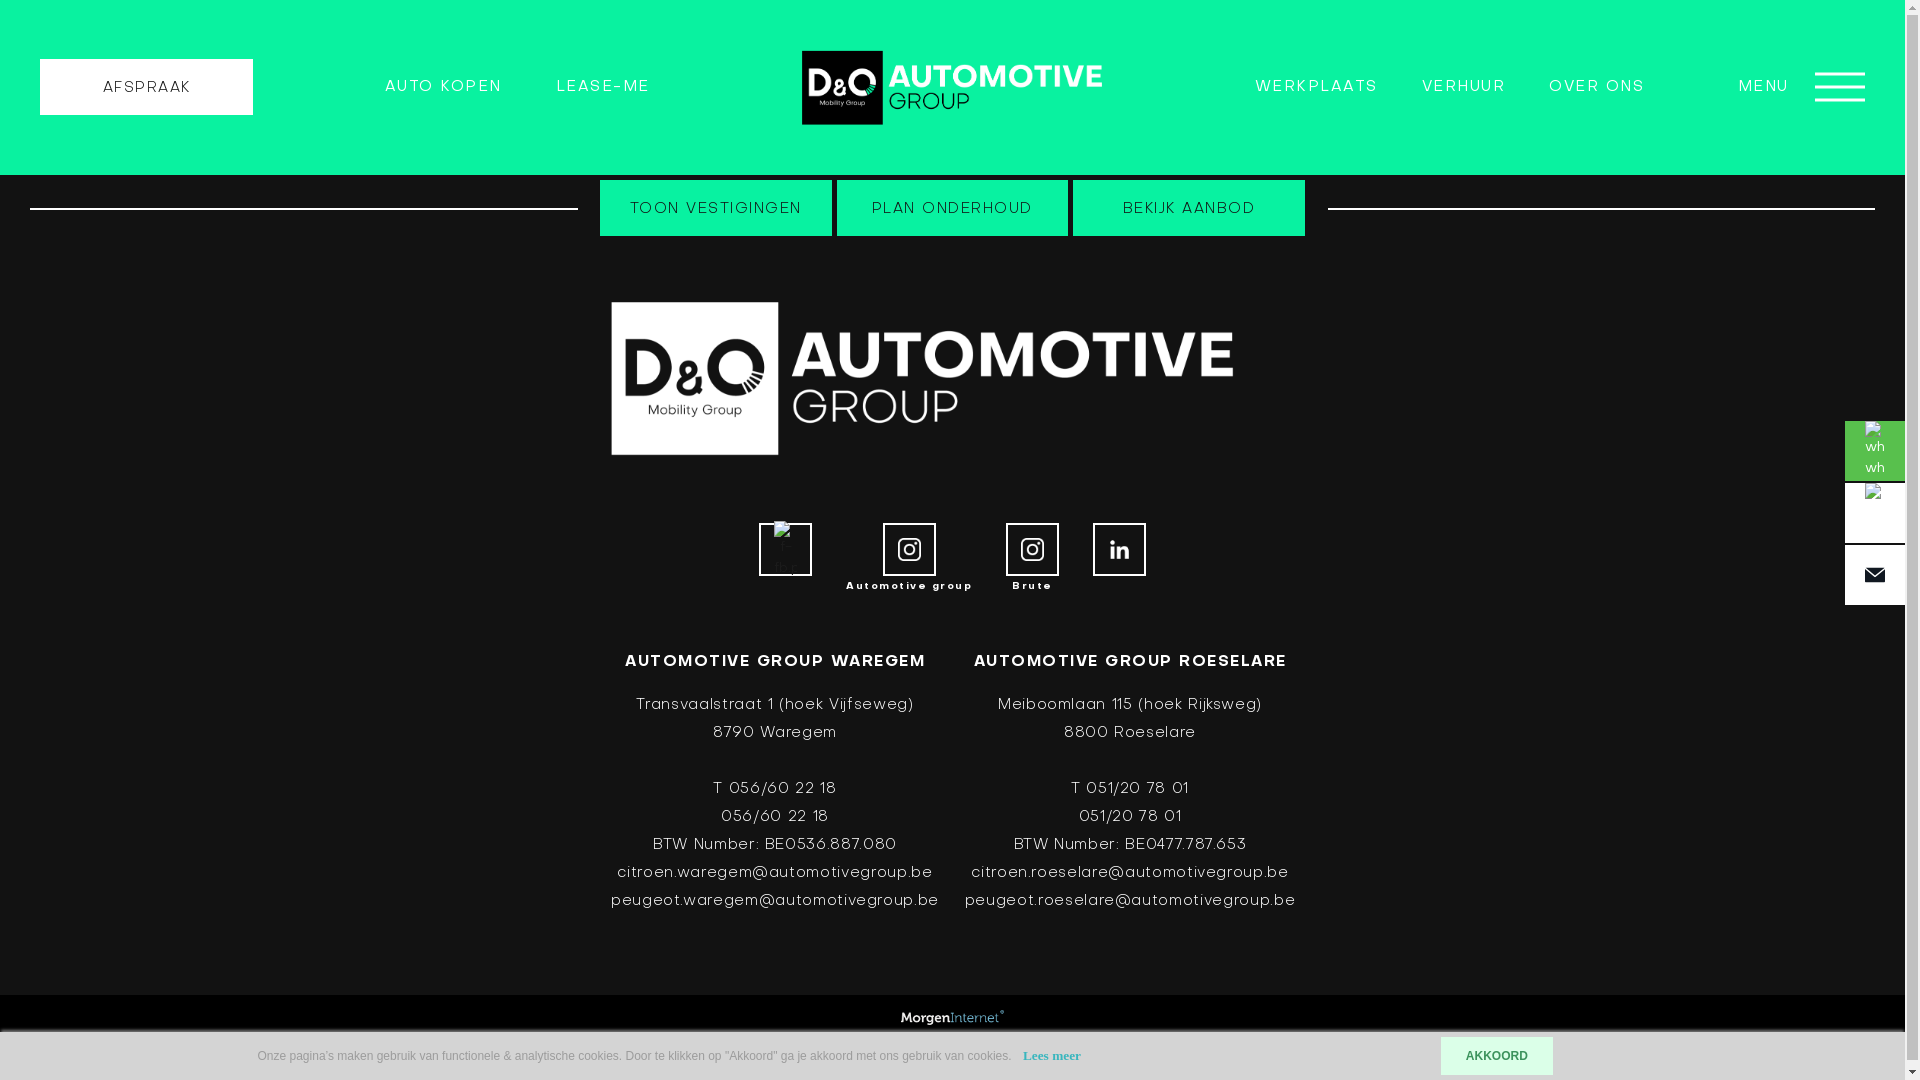  I want to click on 'PLAN ONDERHOUD', so click(836, 208).